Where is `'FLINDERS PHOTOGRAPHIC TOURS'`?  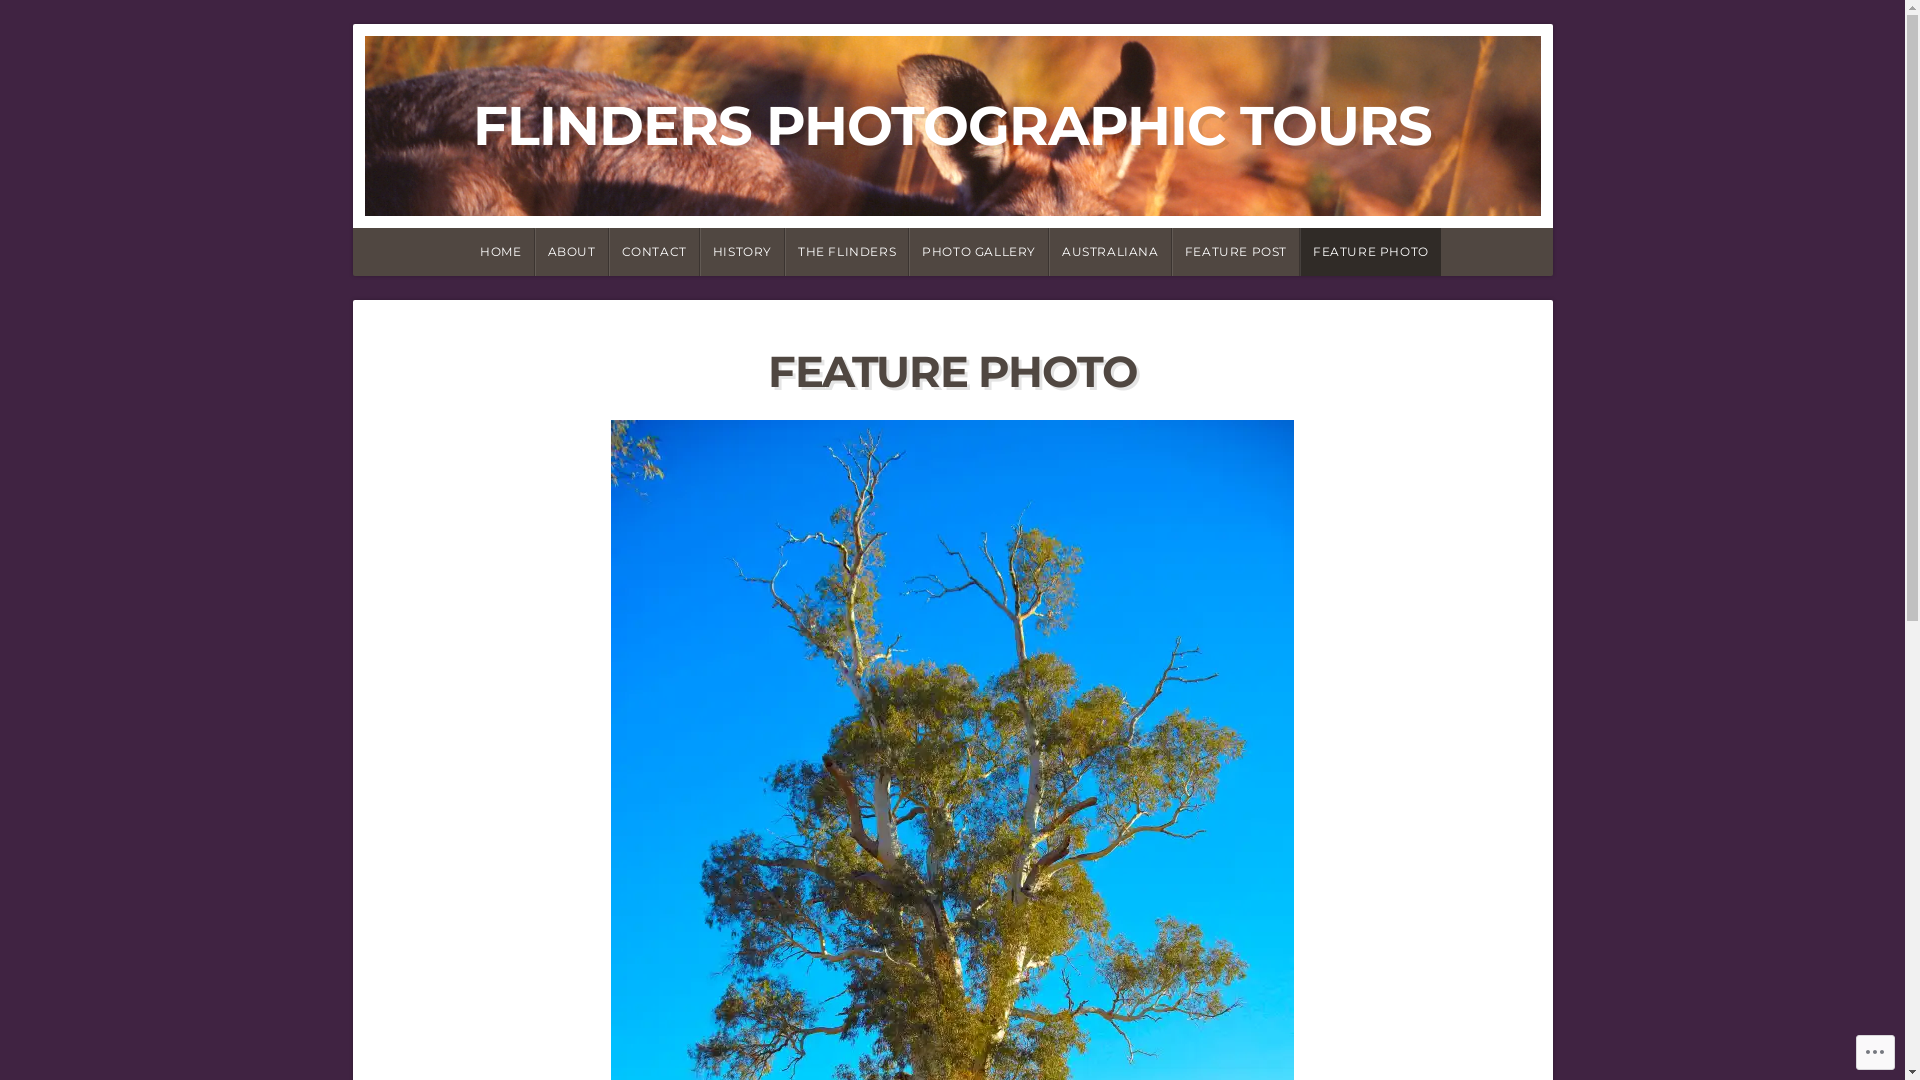 'FLINDERS PHOTOGRAPHIC TOURS' is located at coordinates (951, 125).